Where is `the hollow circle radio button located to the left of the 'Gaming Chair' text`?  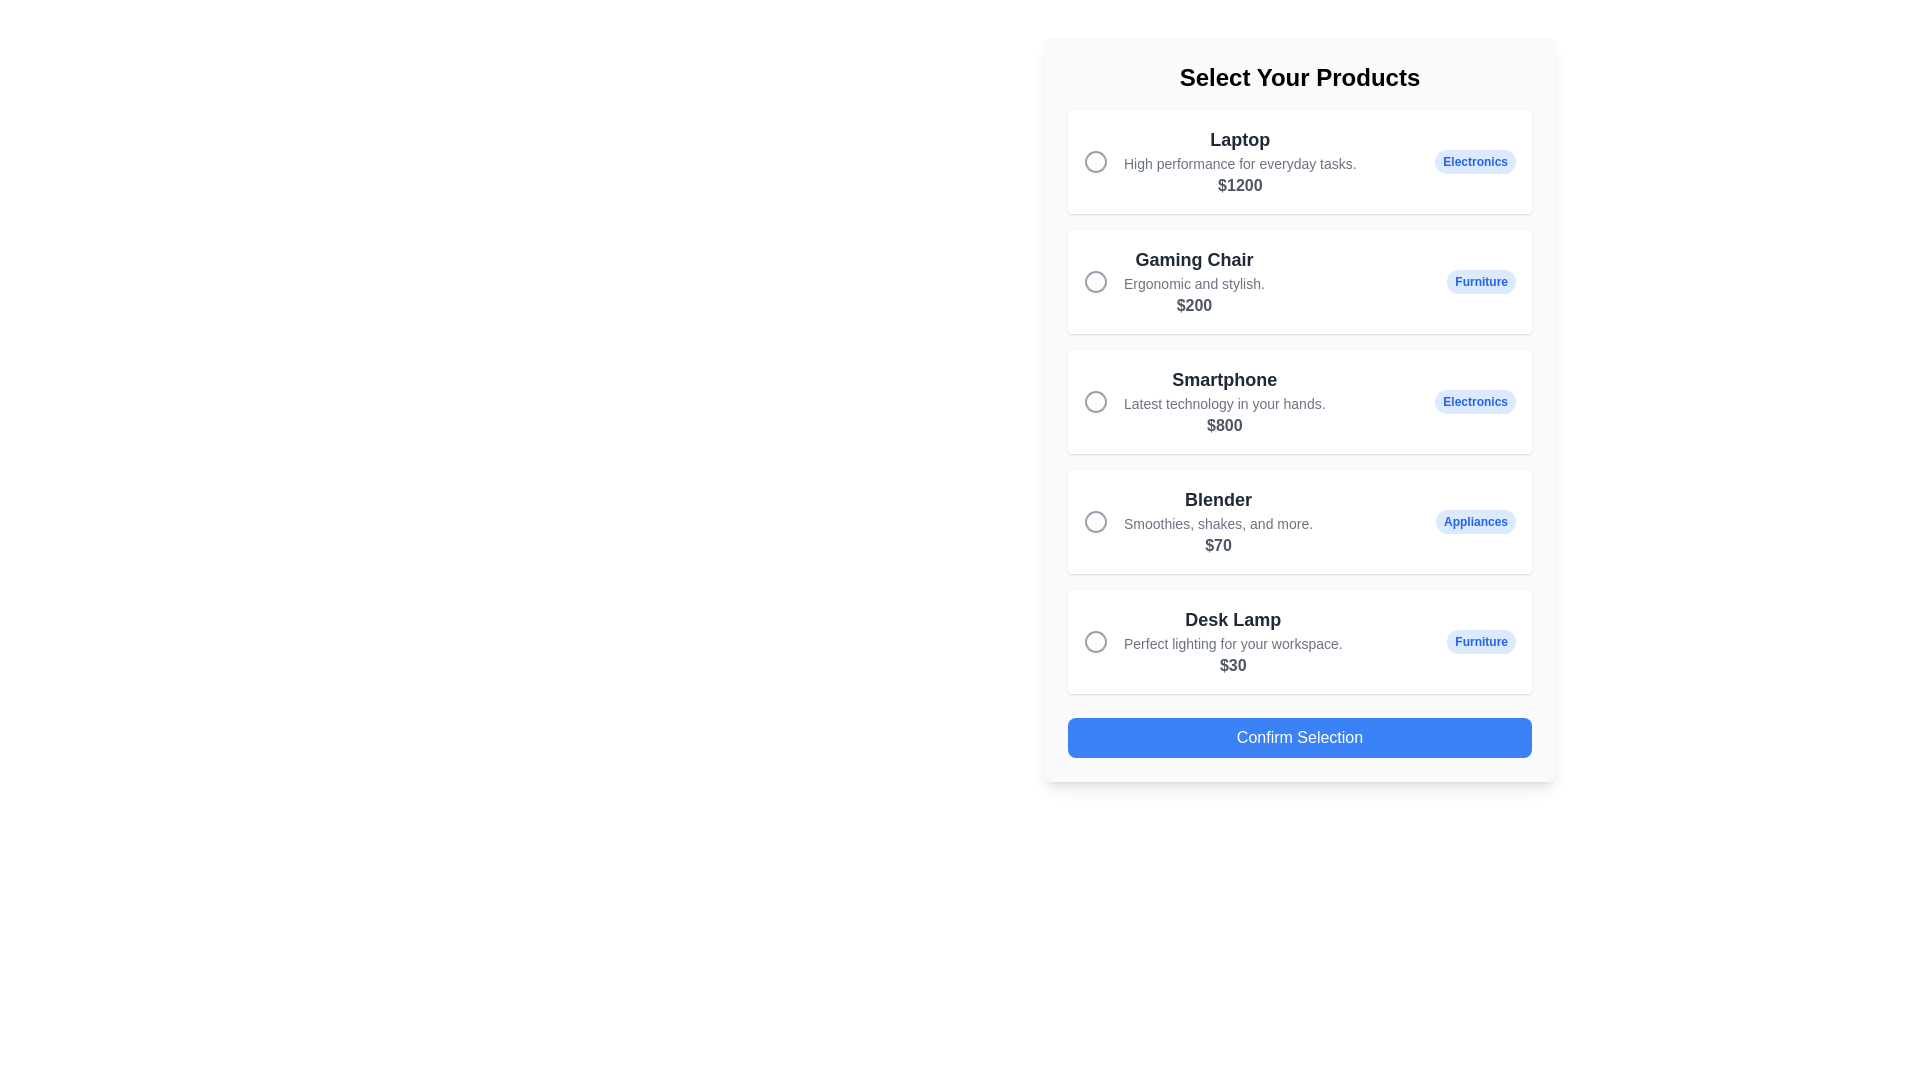 the hollow circle radio button located to the left of the 'Gaming Chair' text is located at coordinates (1094, 281).